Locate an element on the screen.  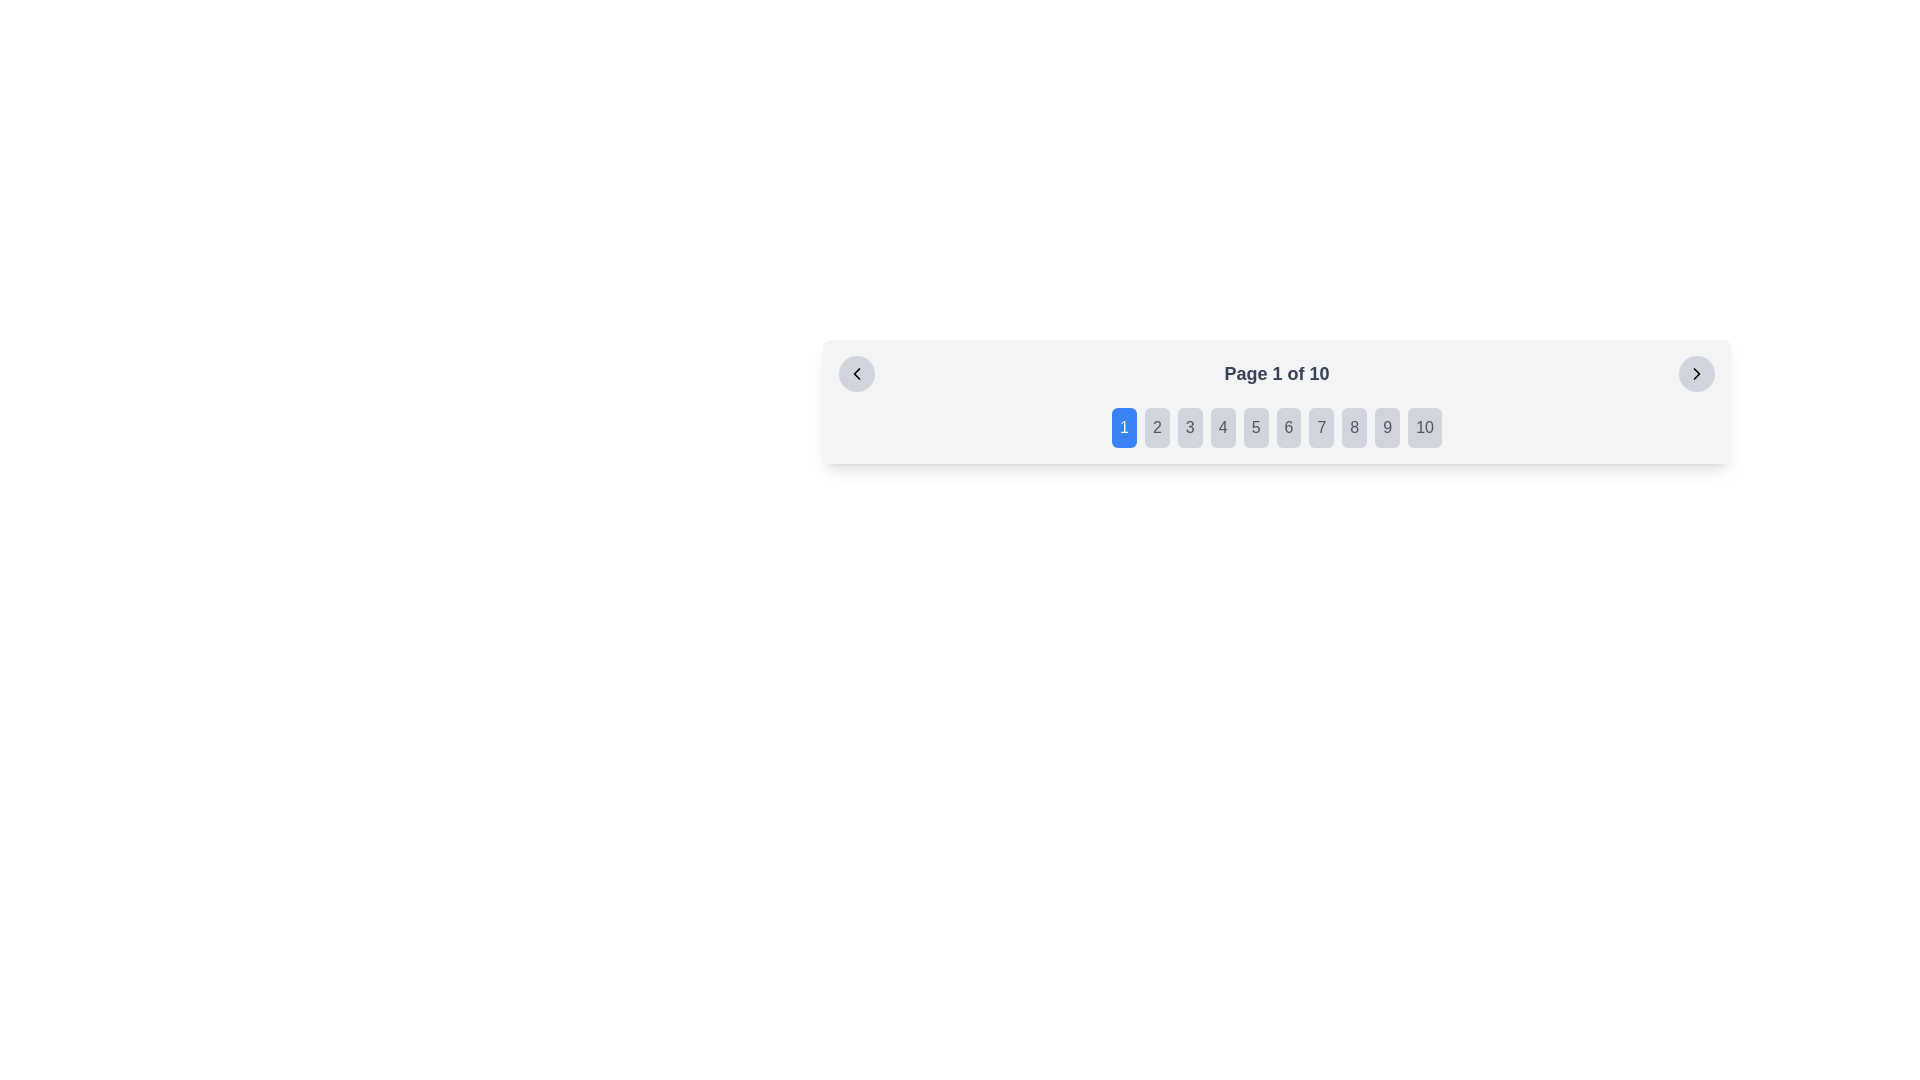
the ninth button in the pagination interface is located at coordinates (1386, 427).